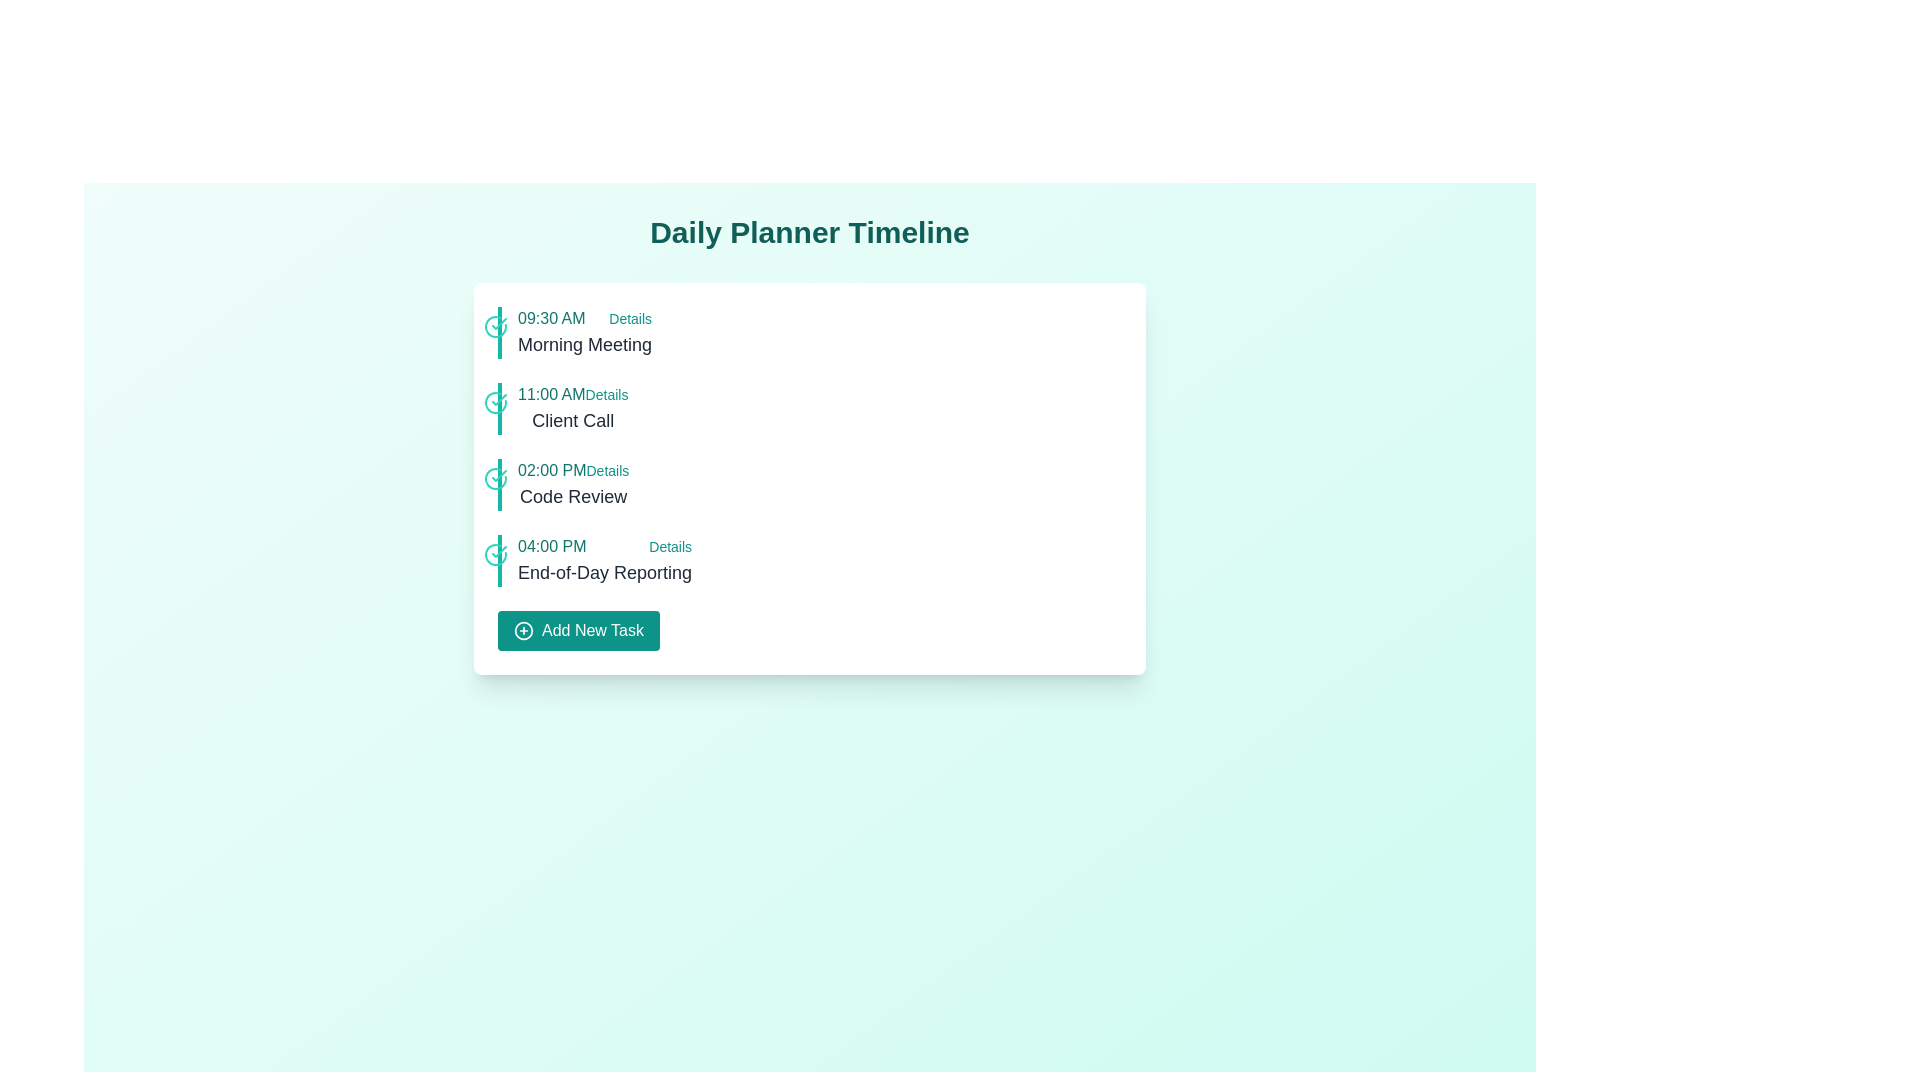 The height and width of the screenshot is (1080, 1920). Describe the element at coordinates (572, 485) in the screenshot. I see `event time and title from the third event in the vertical timeline list, which includes a clickable 'Details' link and is located between '11:00 AM Client Call' and '04:00 PM End-of-Day Reporting'` at that location.